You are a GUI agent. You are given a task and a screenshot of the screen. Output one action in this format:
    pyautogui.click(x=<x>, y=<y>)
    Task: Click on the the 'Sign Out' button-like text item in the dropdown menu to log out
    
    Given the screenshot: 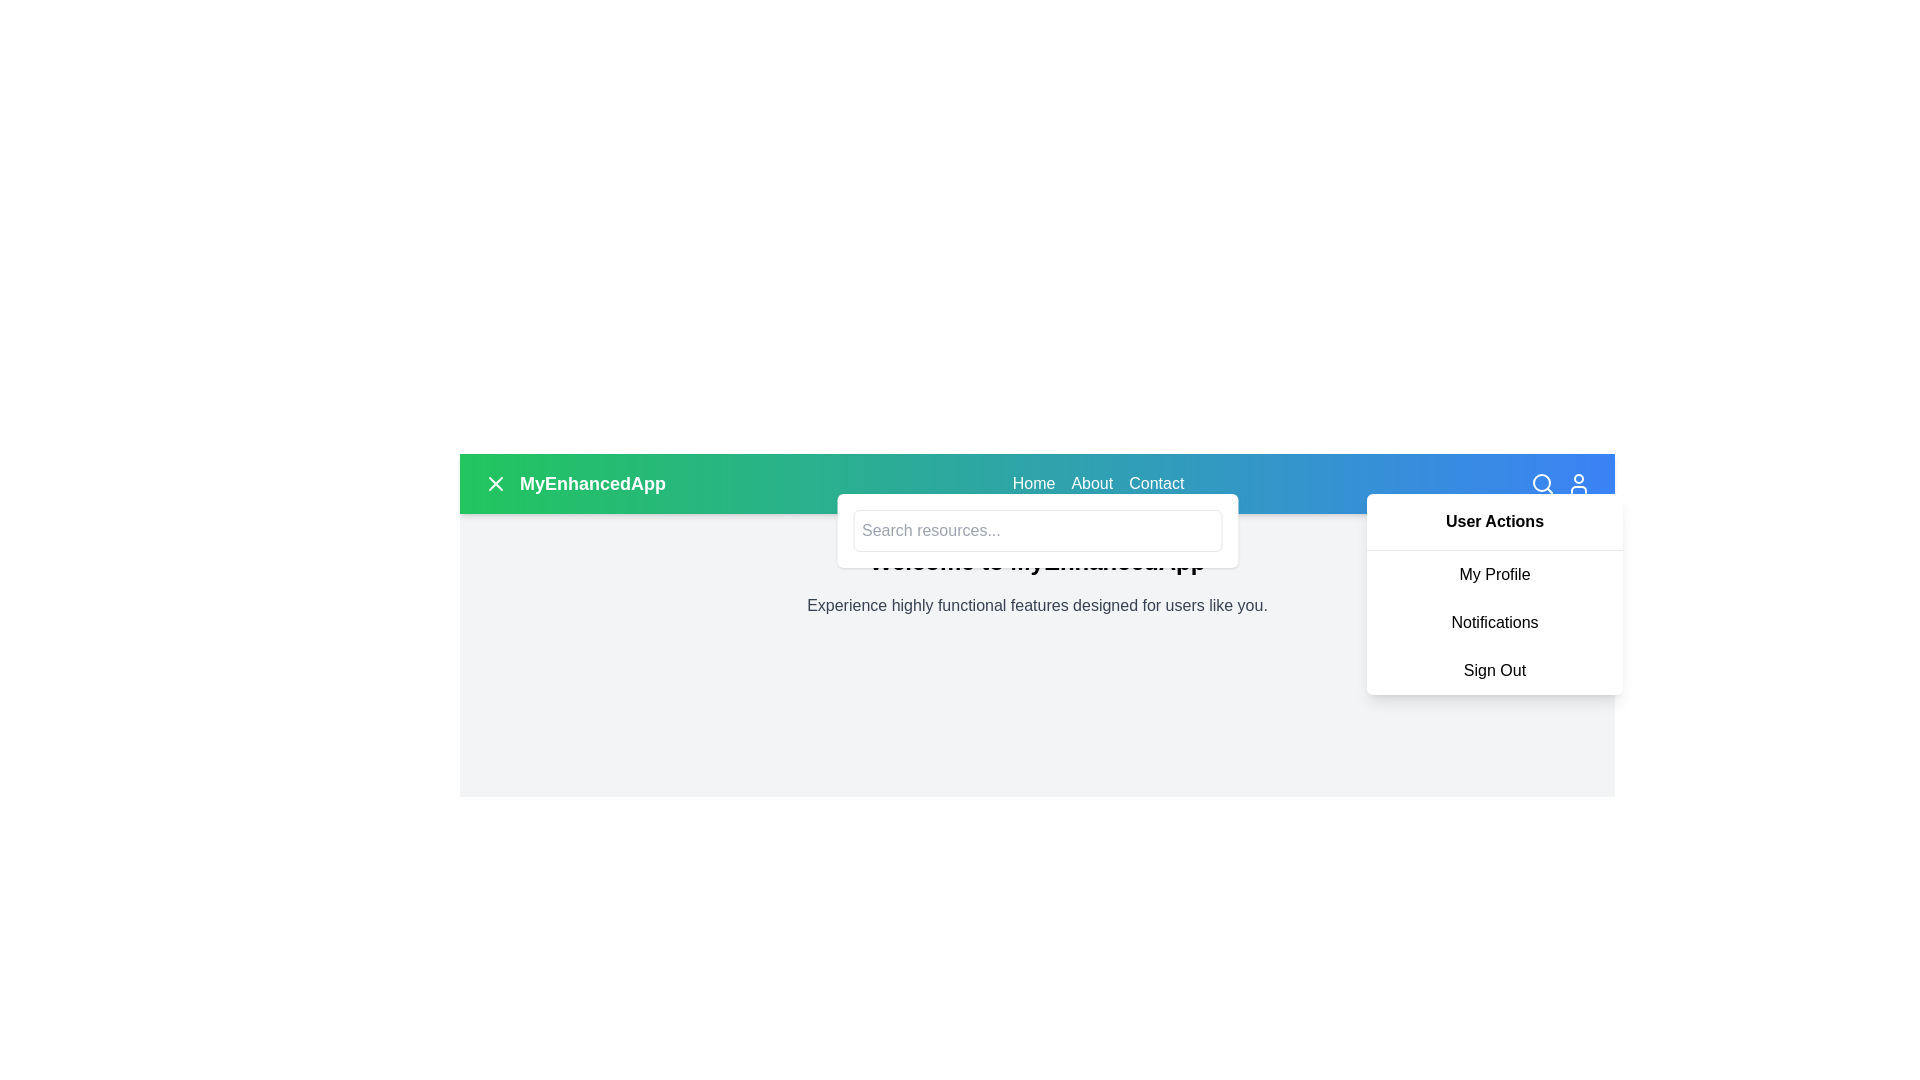 What is the action you would take?
    pyautogui.click(x=1494, y=671)
    